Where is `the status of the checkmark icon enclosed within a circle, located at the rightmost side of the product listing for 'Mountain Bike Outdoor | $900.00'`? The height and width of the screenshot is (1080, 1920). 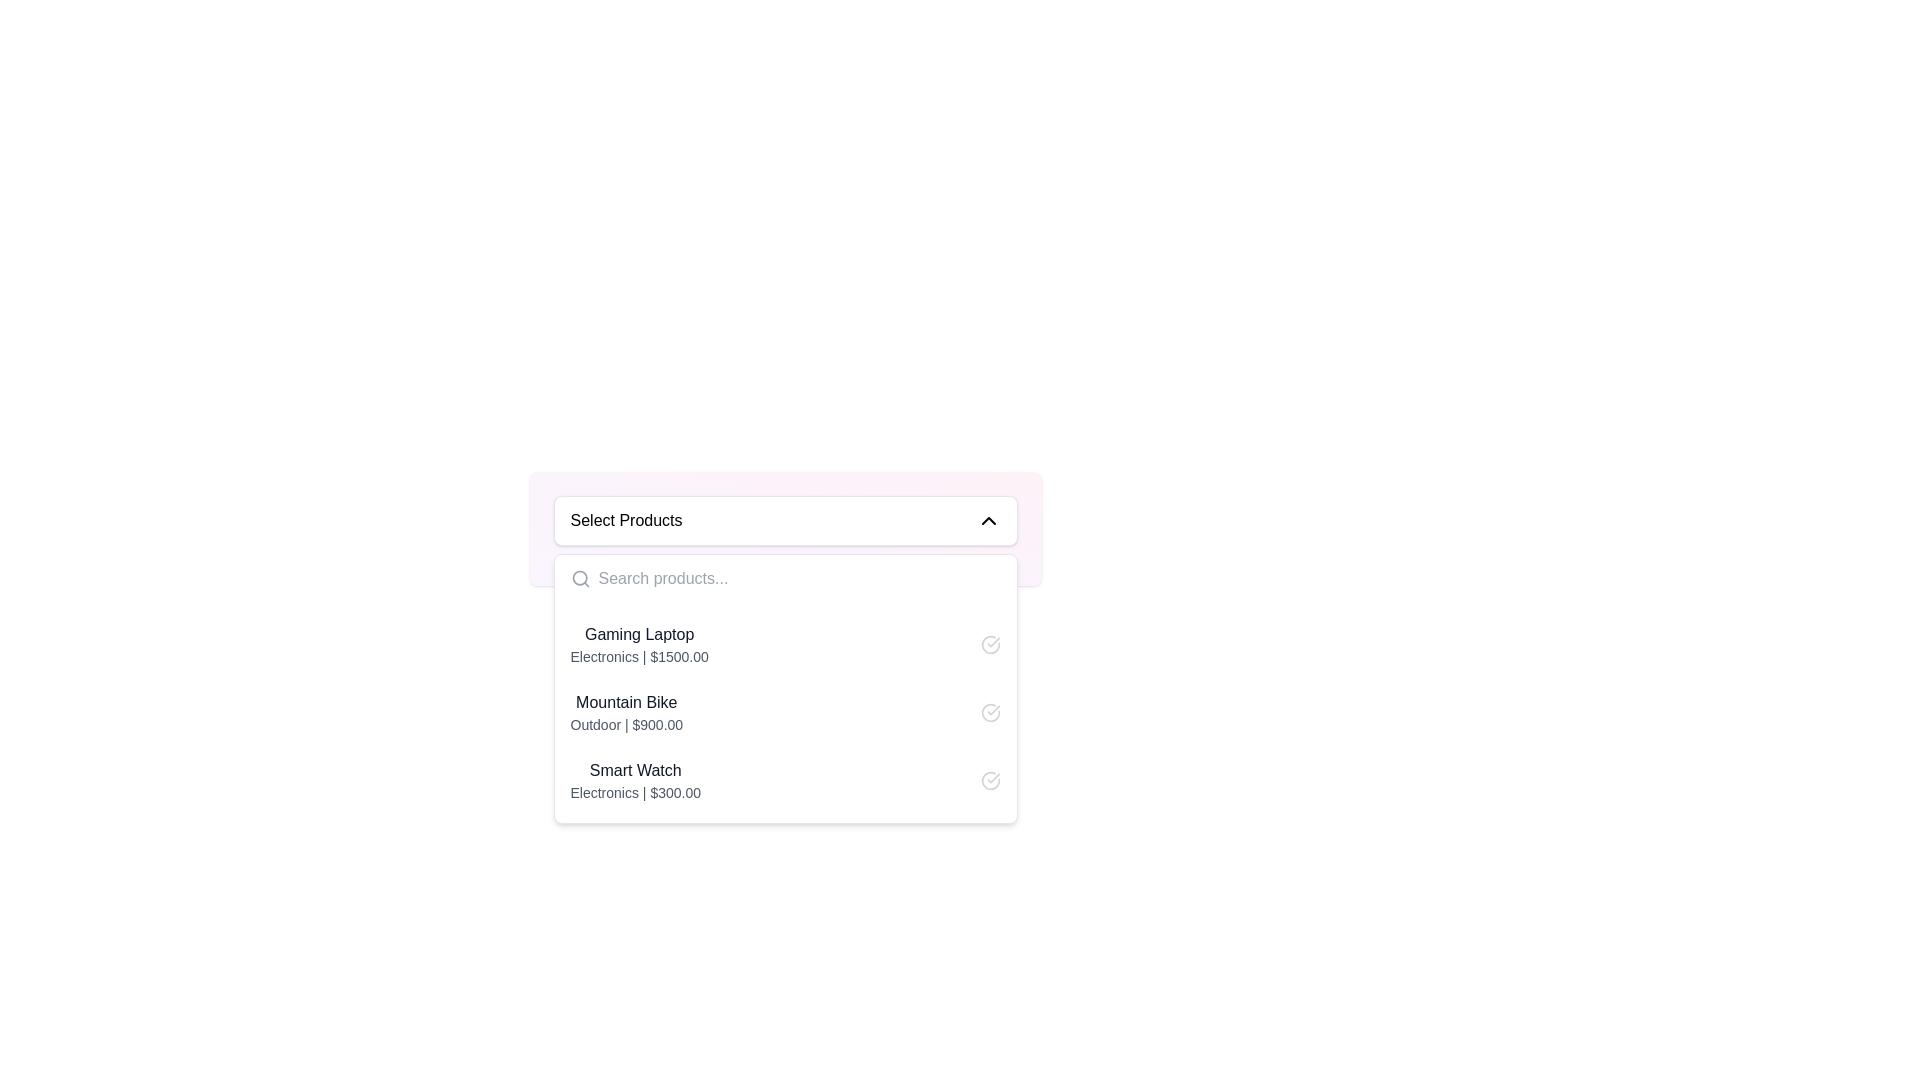
the status of the checkmark icon enclosed within a circle, located at the rightmost side of the product listing for 'Mountain Bike Outdoor | $900.00' is located at coordinates (990, 712).